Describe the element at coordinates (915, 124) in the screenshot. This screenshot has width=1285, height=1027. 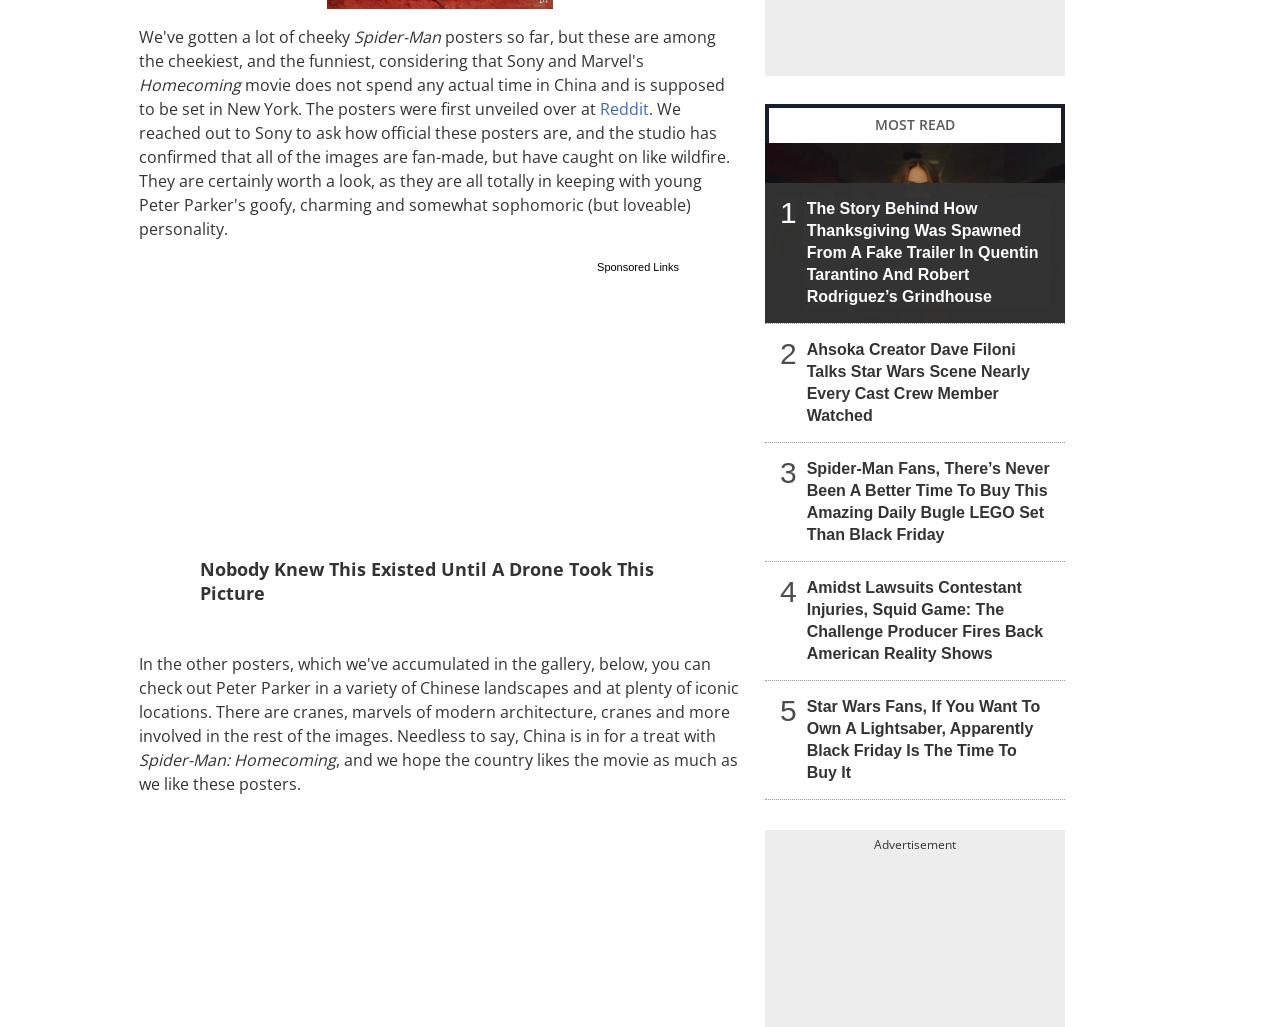
I see `'MOST READ'` at that location.